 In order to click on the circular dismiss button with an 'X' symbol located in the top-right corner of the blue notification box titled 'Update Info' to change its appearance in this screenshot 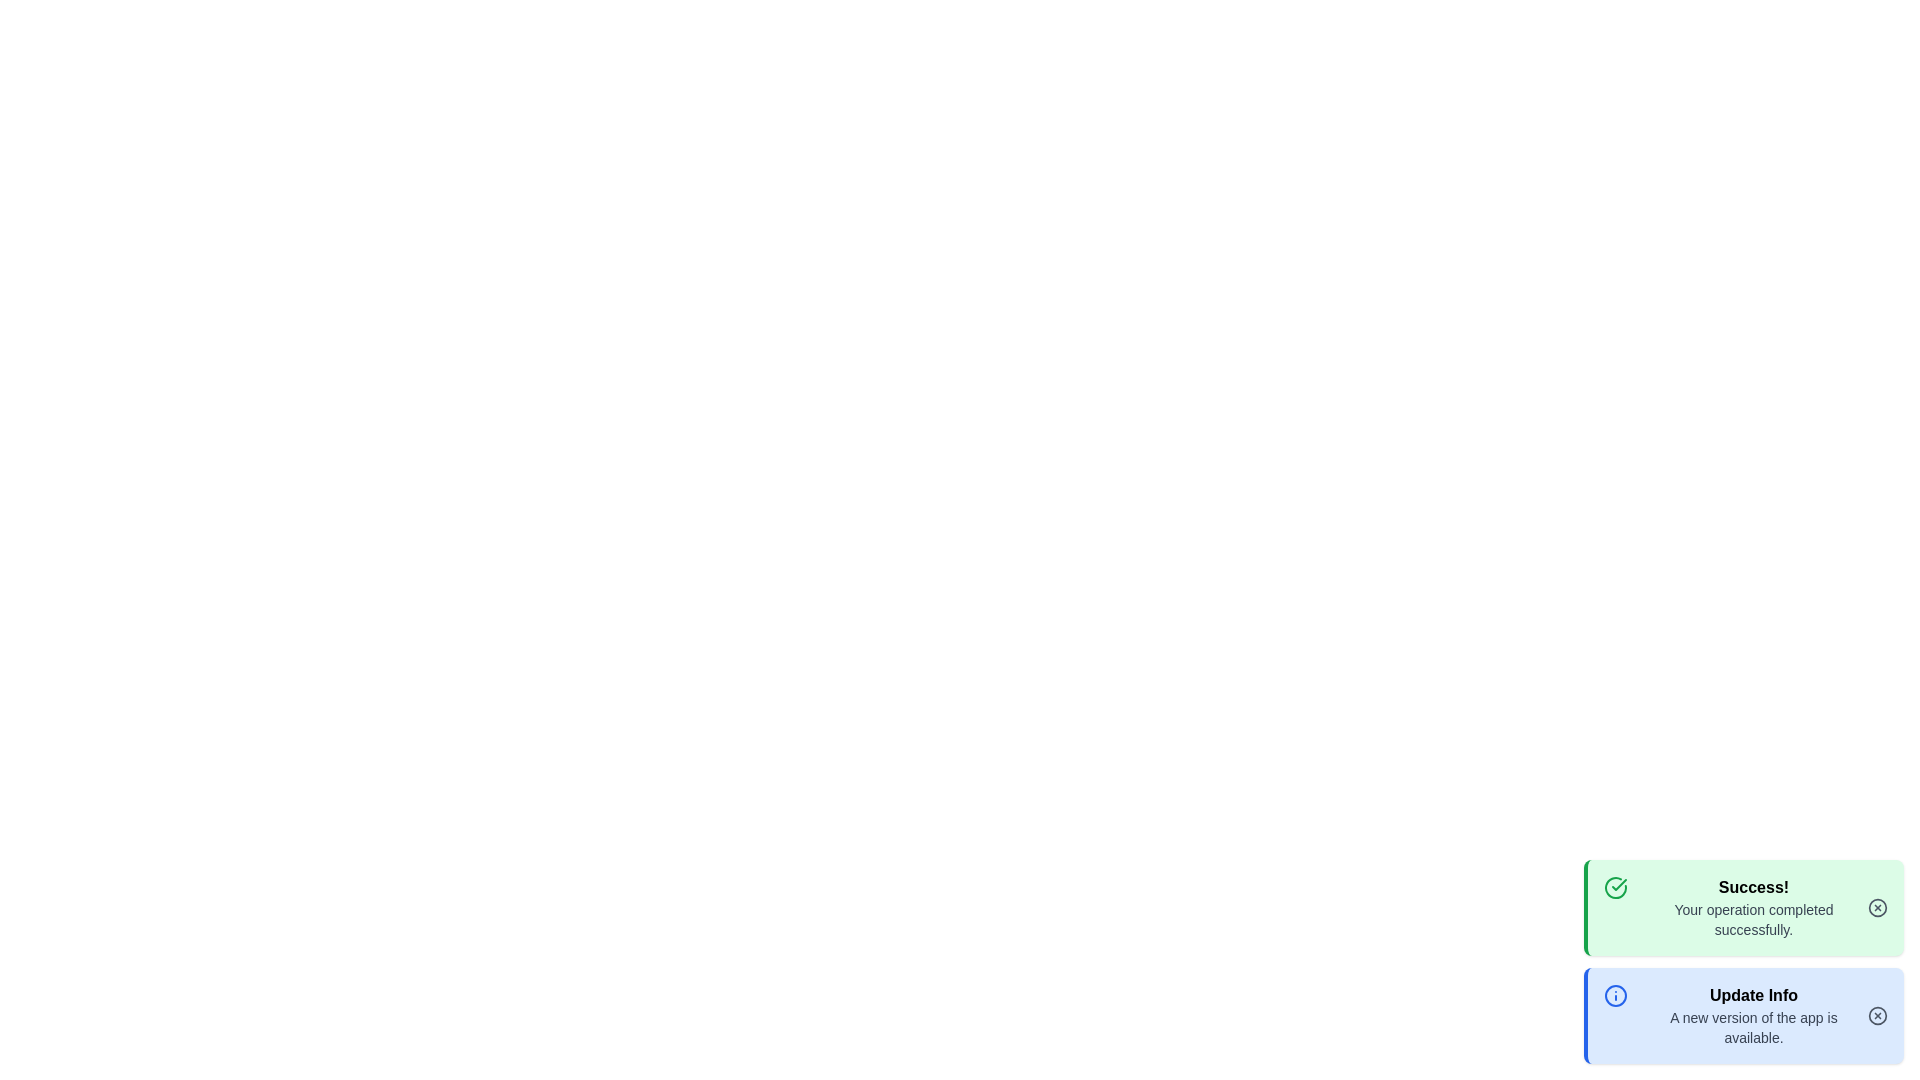, I will do `click(1876, 1015)`.